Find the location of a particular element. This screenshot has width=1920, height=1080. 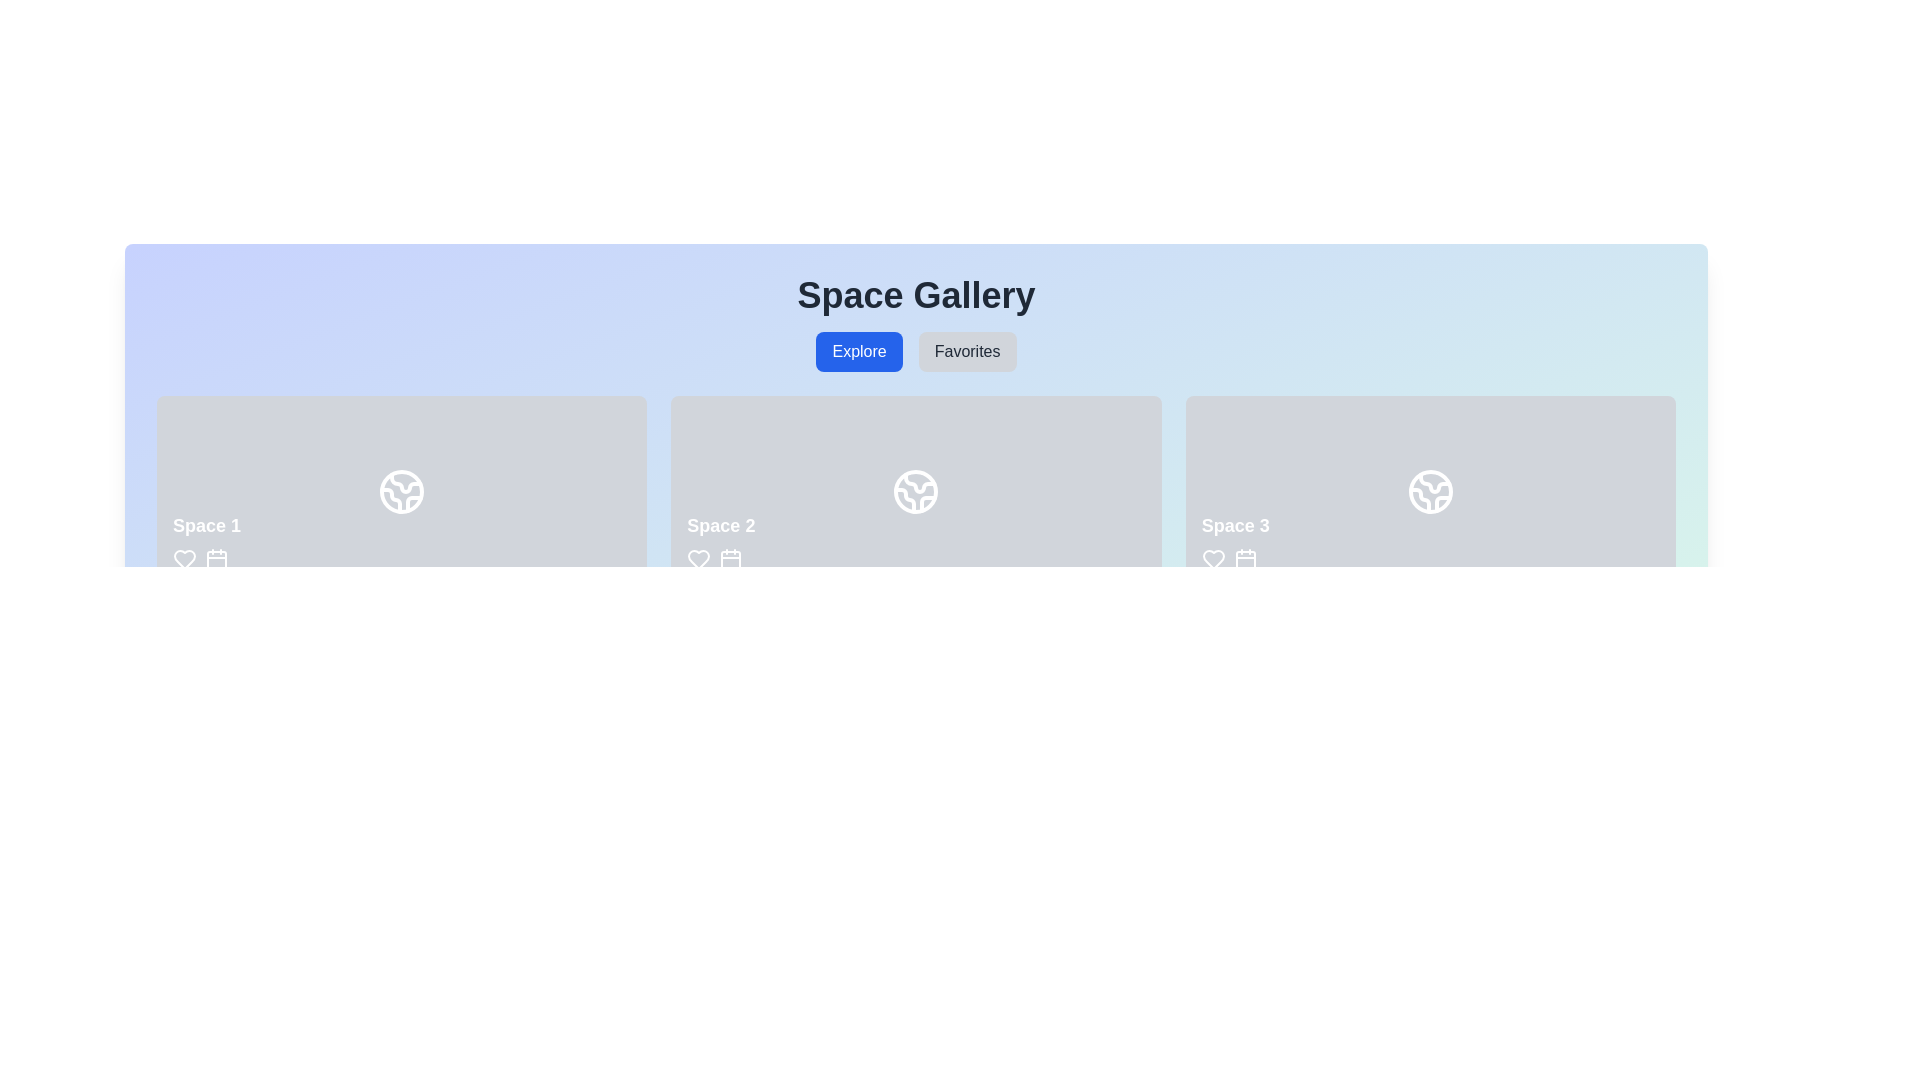

the favorited state toggle icon located below the 'Space 1' card in the Space Gallery, to the left of the calendar icon is located at coordinates (185, 559).